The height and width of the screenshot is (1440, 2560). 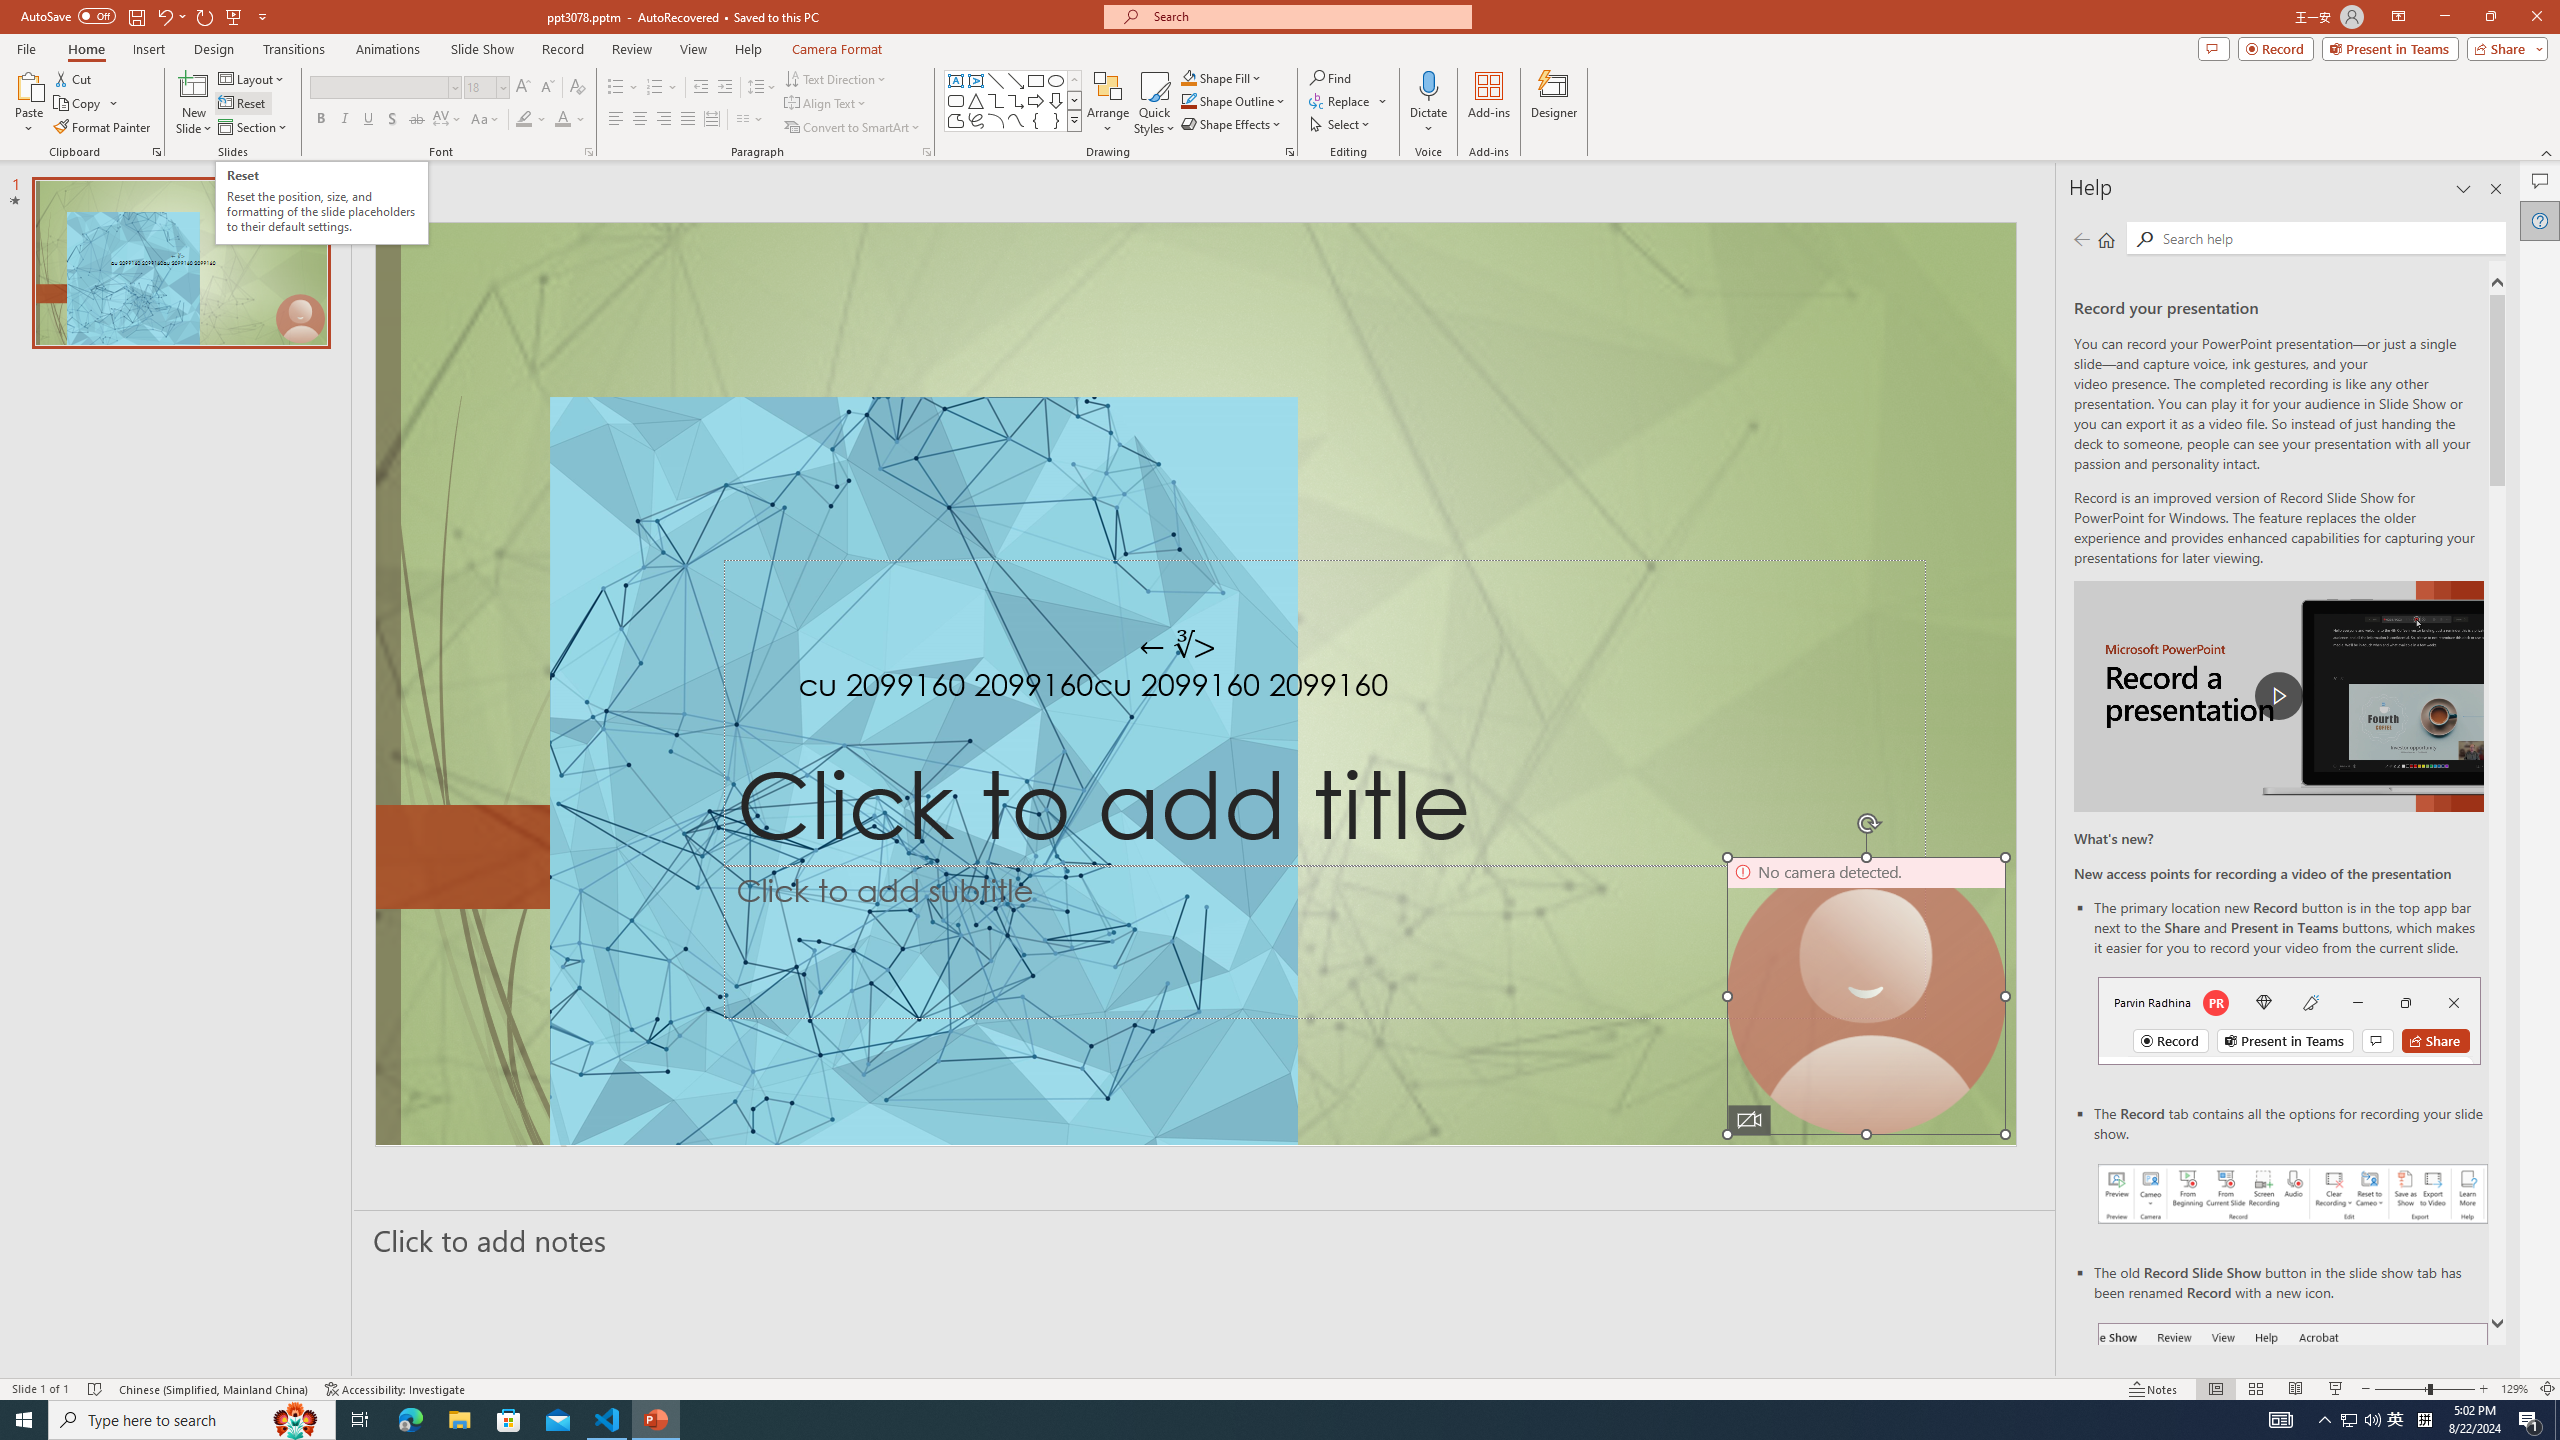 What do you see at coordinates (663, 87) in the screenshot?
I see `'Numbering'` at bounding box center [663, 87].